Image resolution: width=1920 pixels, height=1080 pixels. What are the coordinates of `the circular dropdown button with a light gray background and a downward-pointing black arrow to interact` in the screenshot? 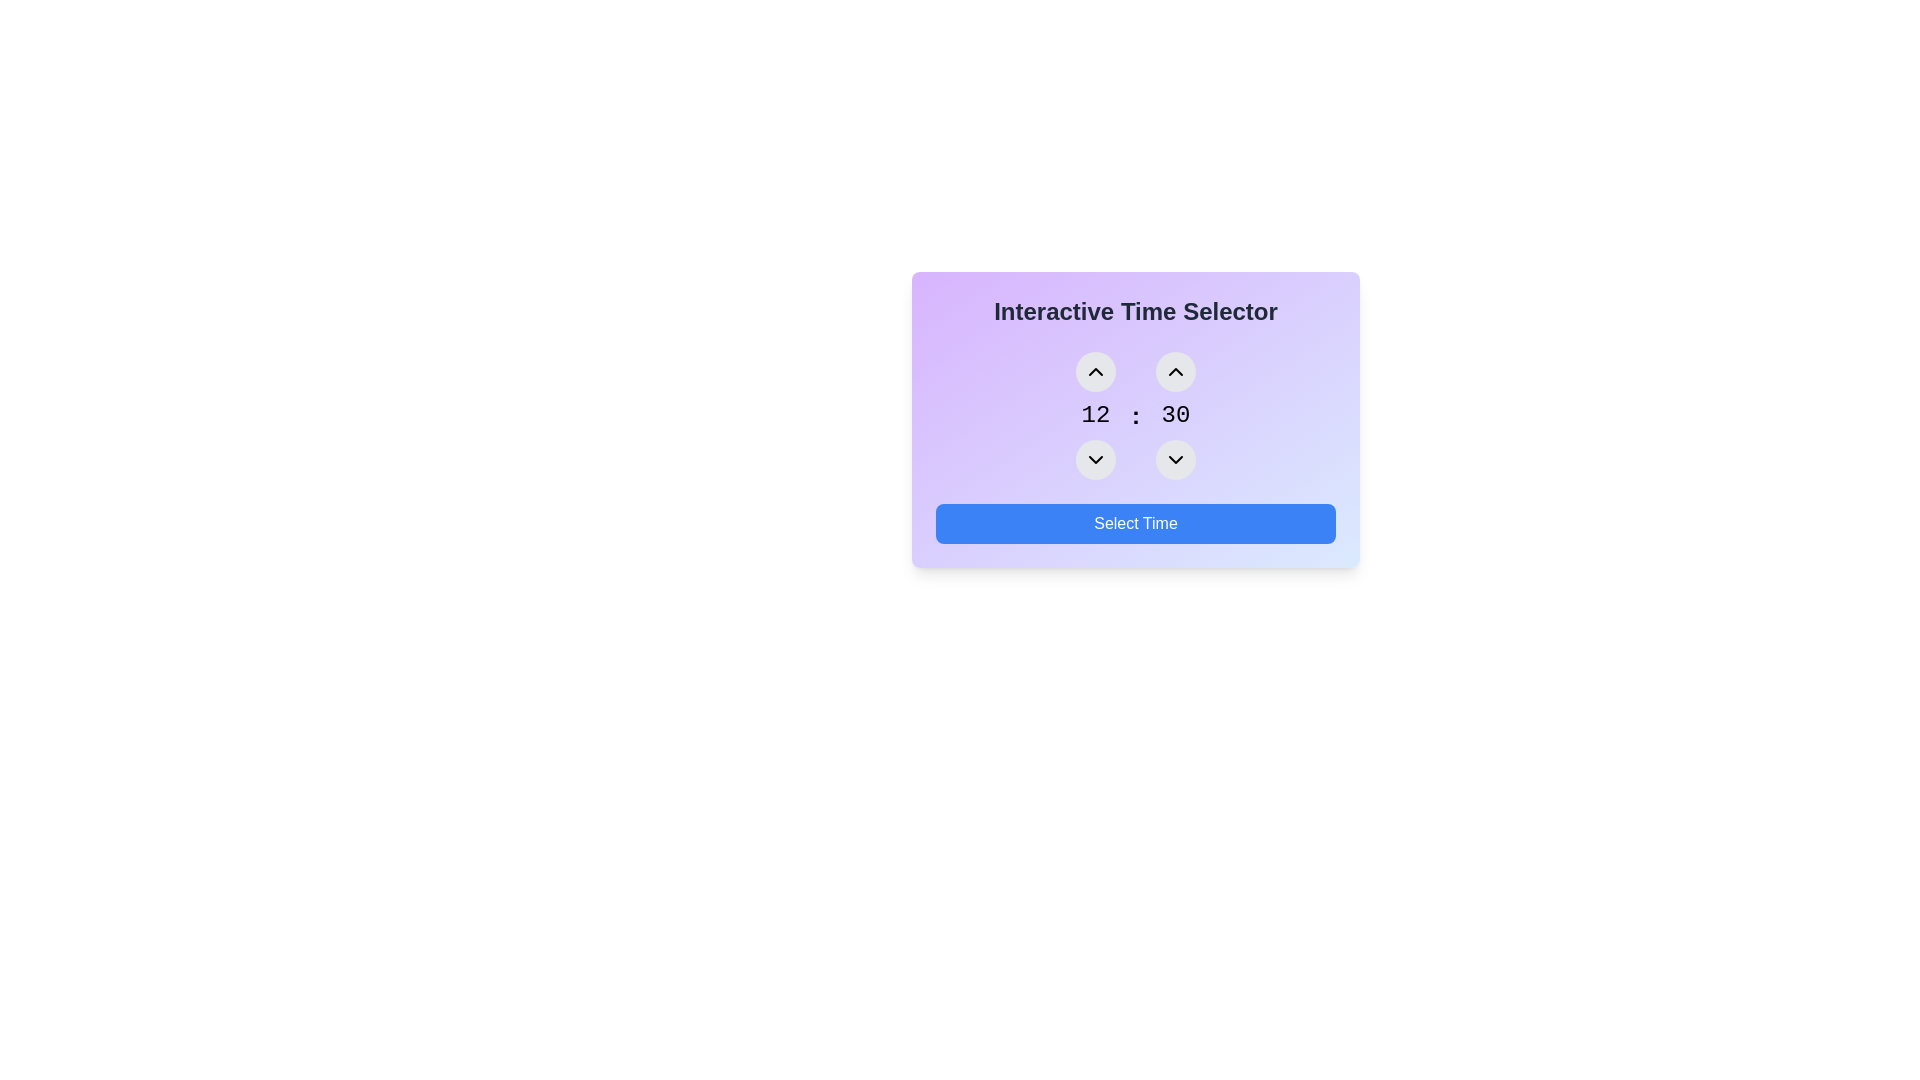 It's located at (1094, 459).